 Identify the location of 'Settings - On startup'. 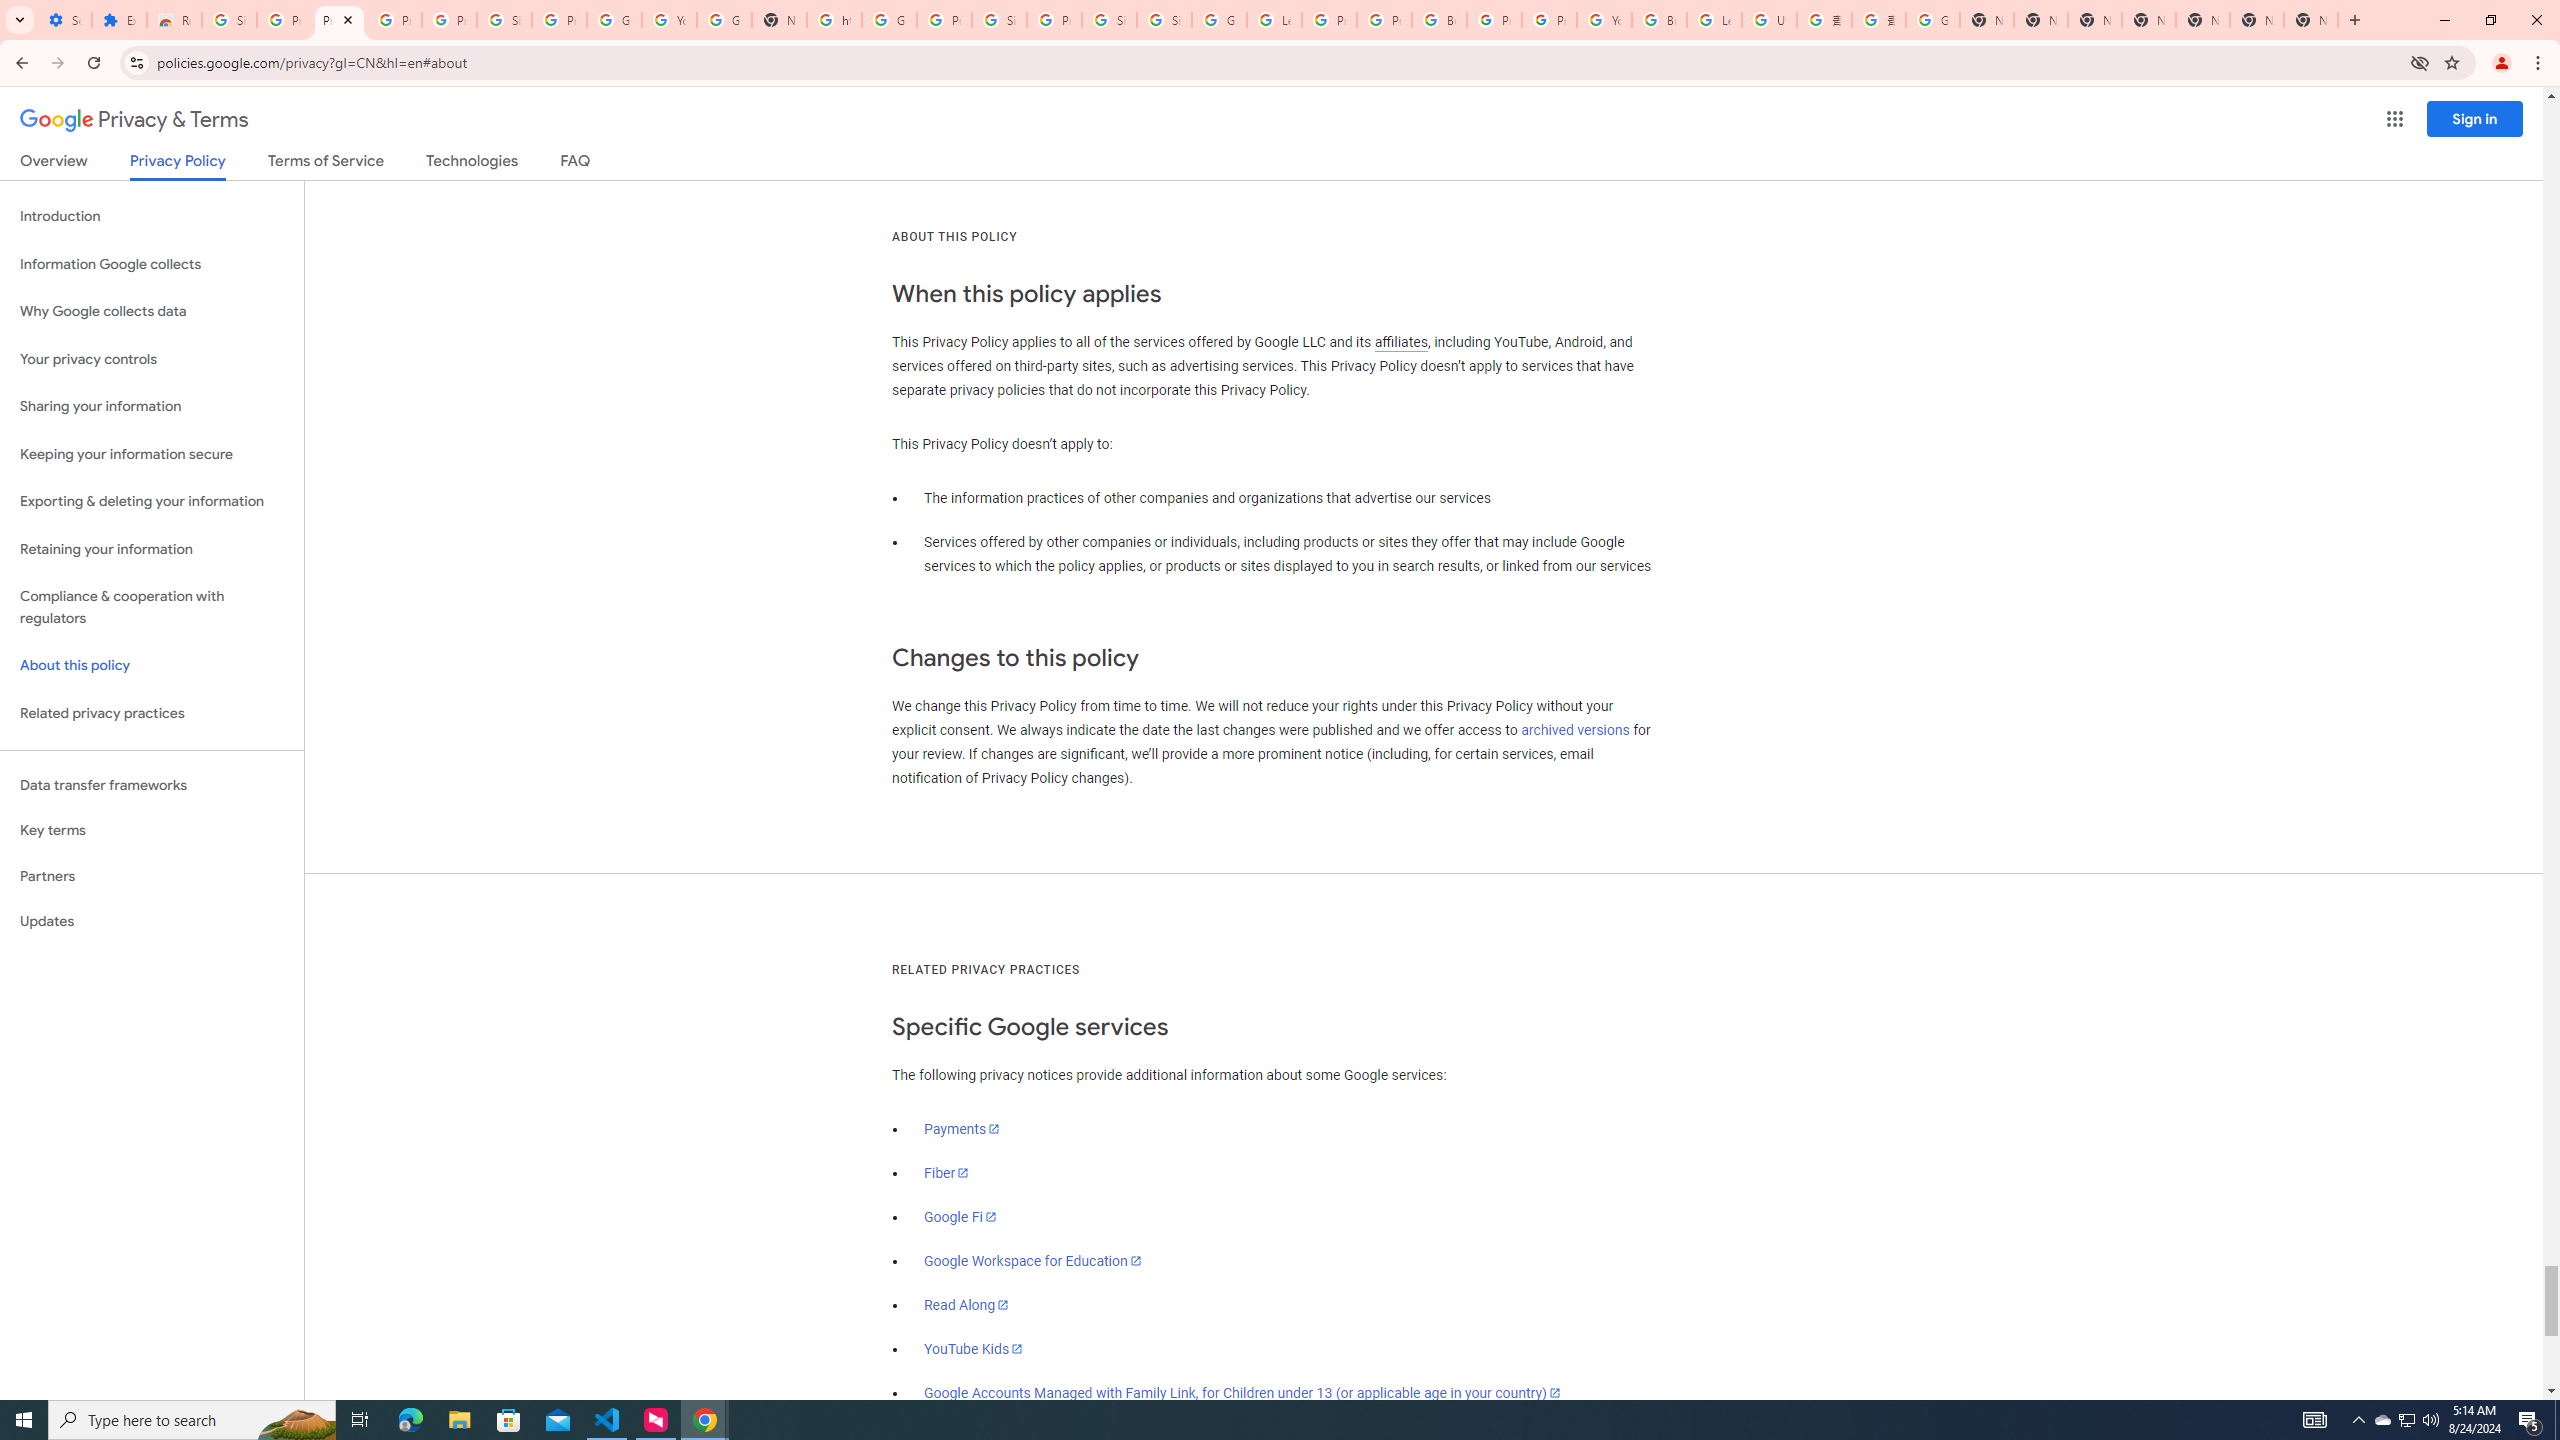
(64, 19).